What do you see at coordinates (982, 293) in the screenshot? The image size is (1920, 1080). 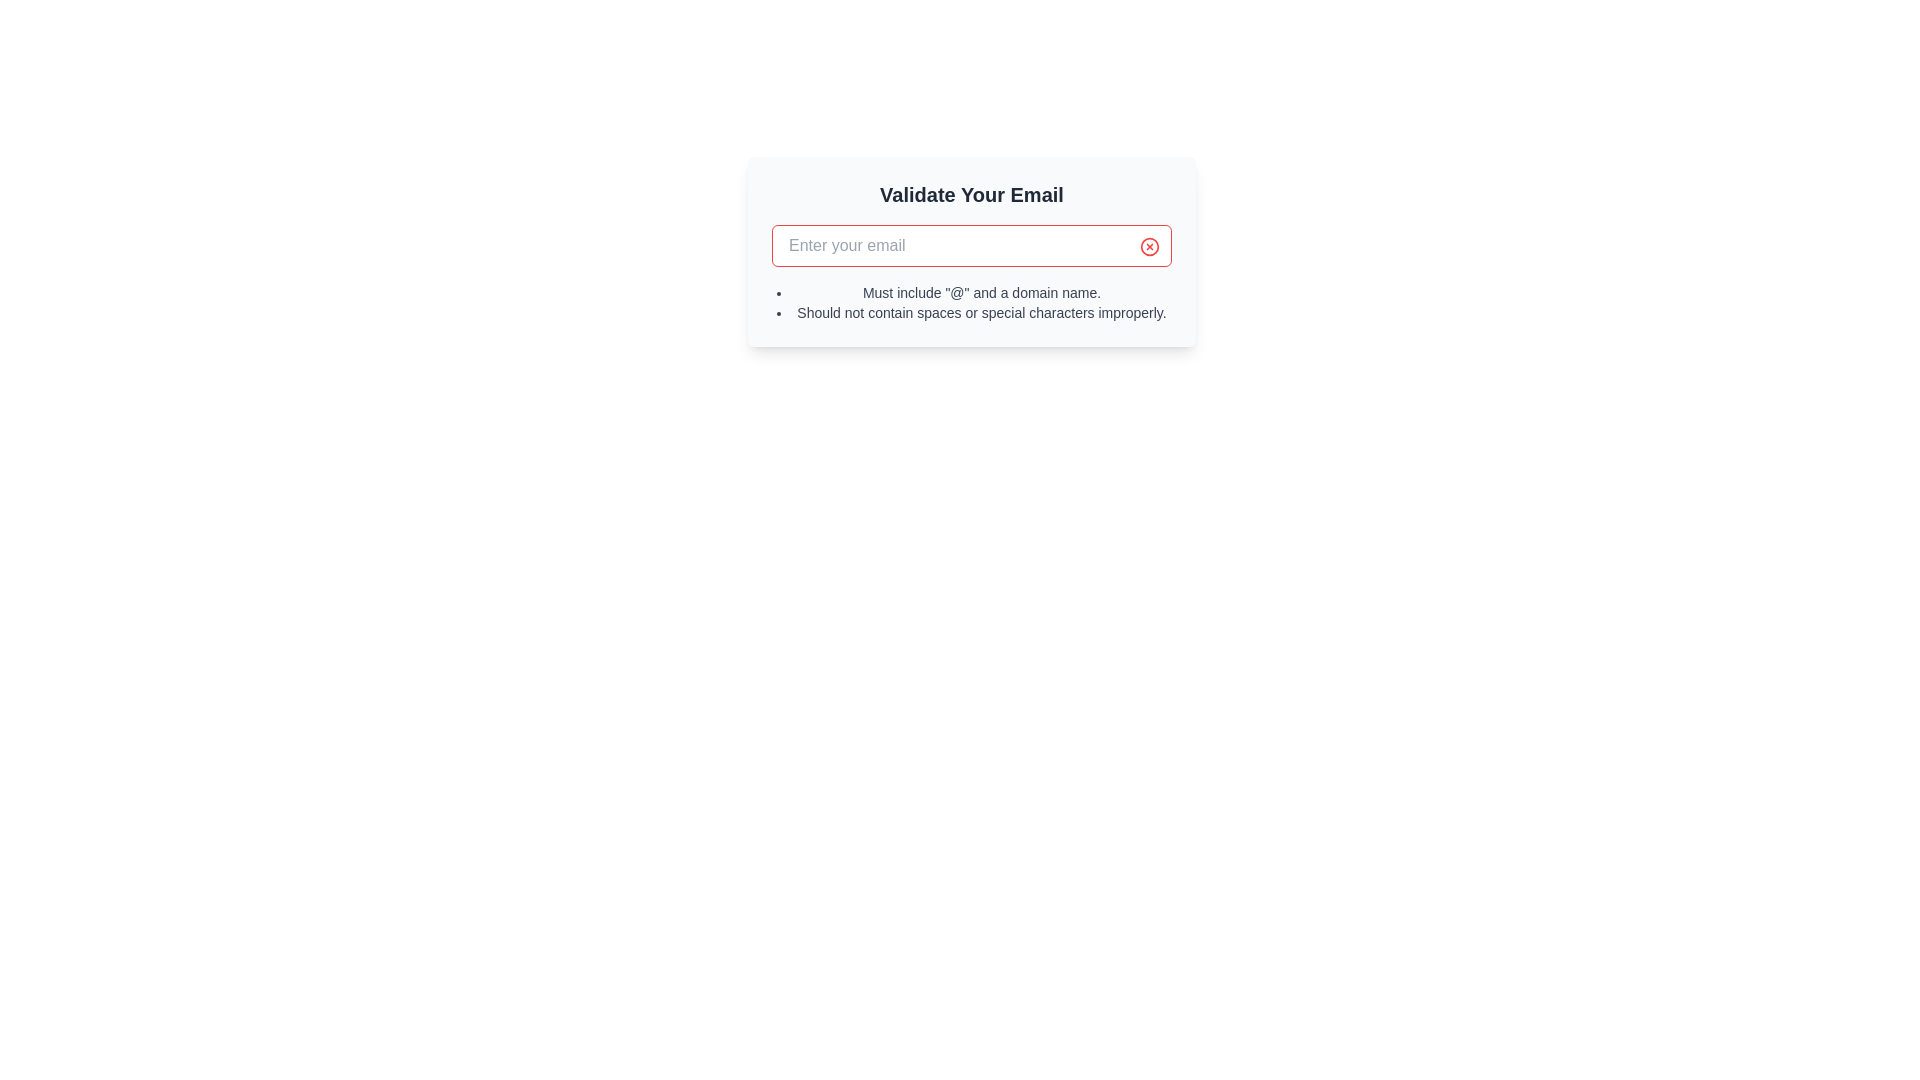 I see `the first Text Label that provides guidance on formatting email addresses, positioned below the input field` at bounding box center [982, 293].